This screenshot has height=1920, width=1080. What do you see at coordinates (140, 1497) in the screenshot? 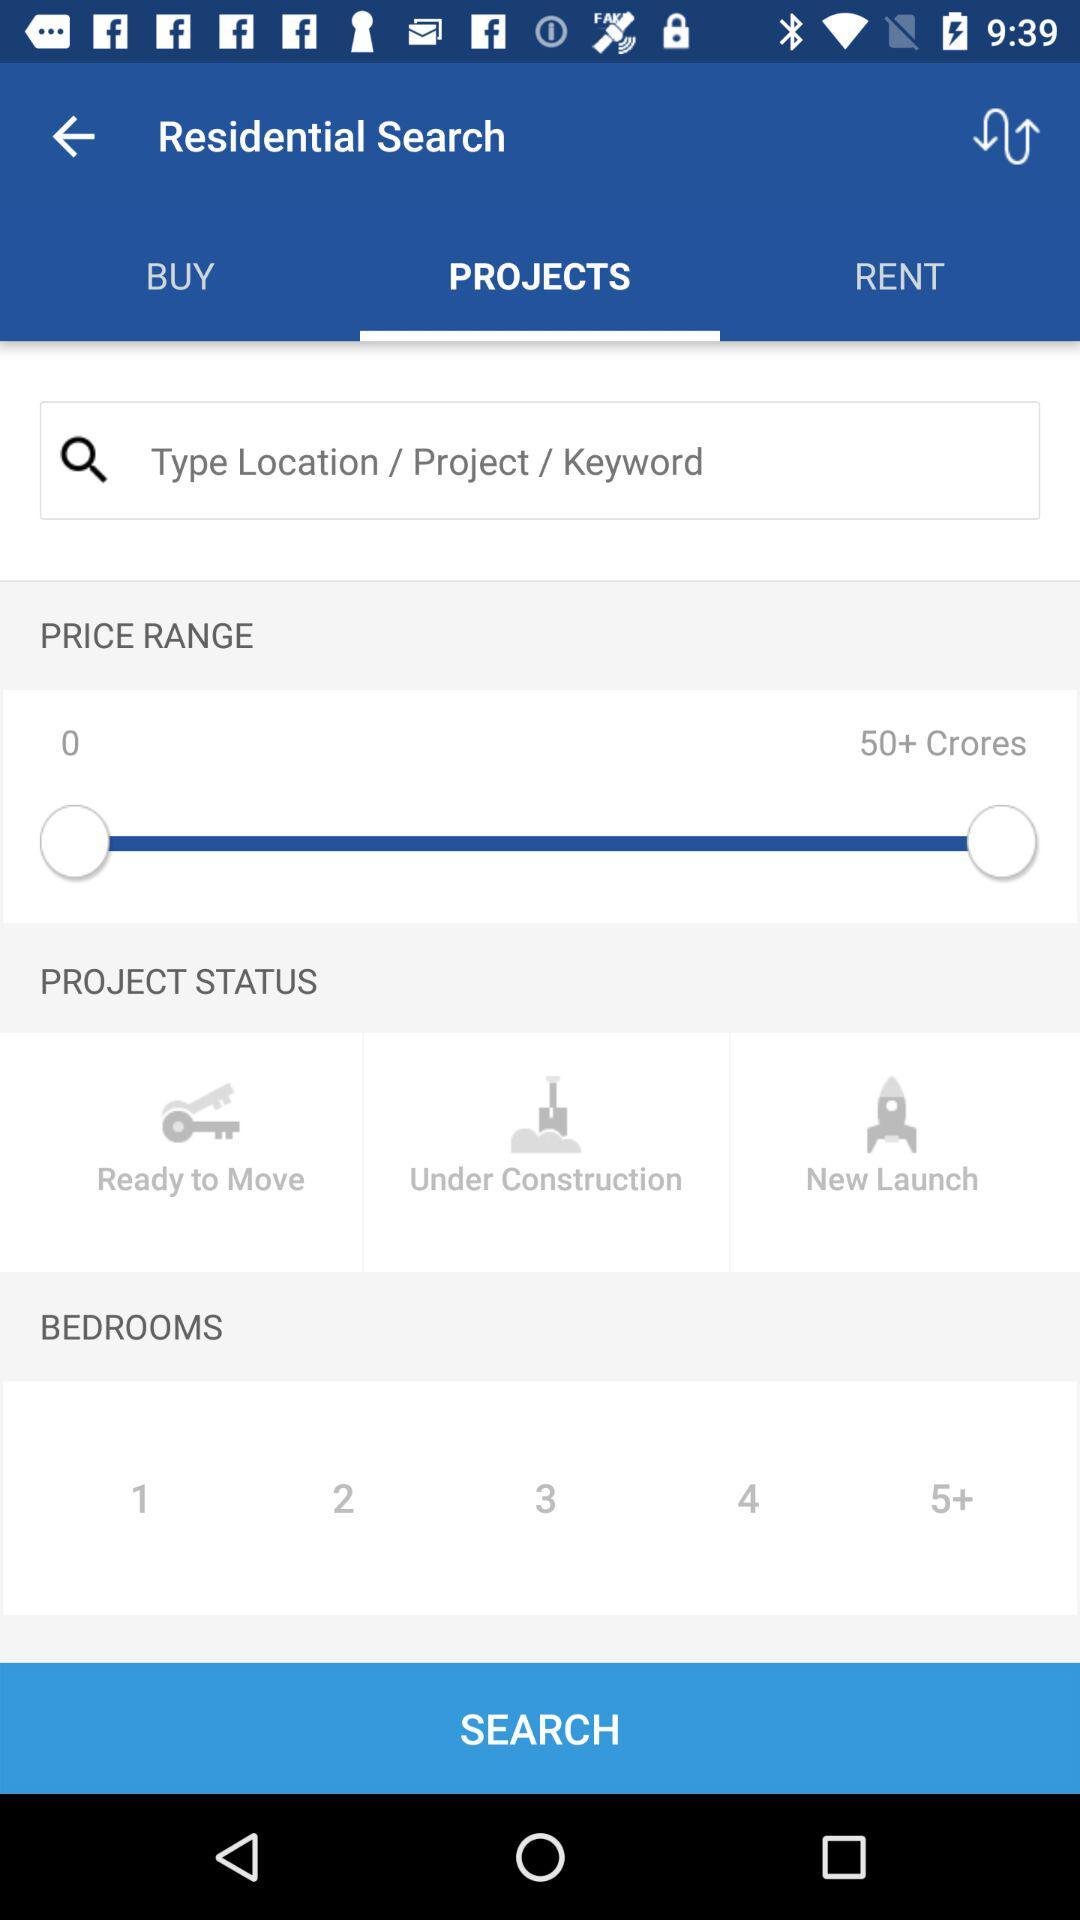
I see `1 at the bottom of the web page` at bounding box center [140, 1497].